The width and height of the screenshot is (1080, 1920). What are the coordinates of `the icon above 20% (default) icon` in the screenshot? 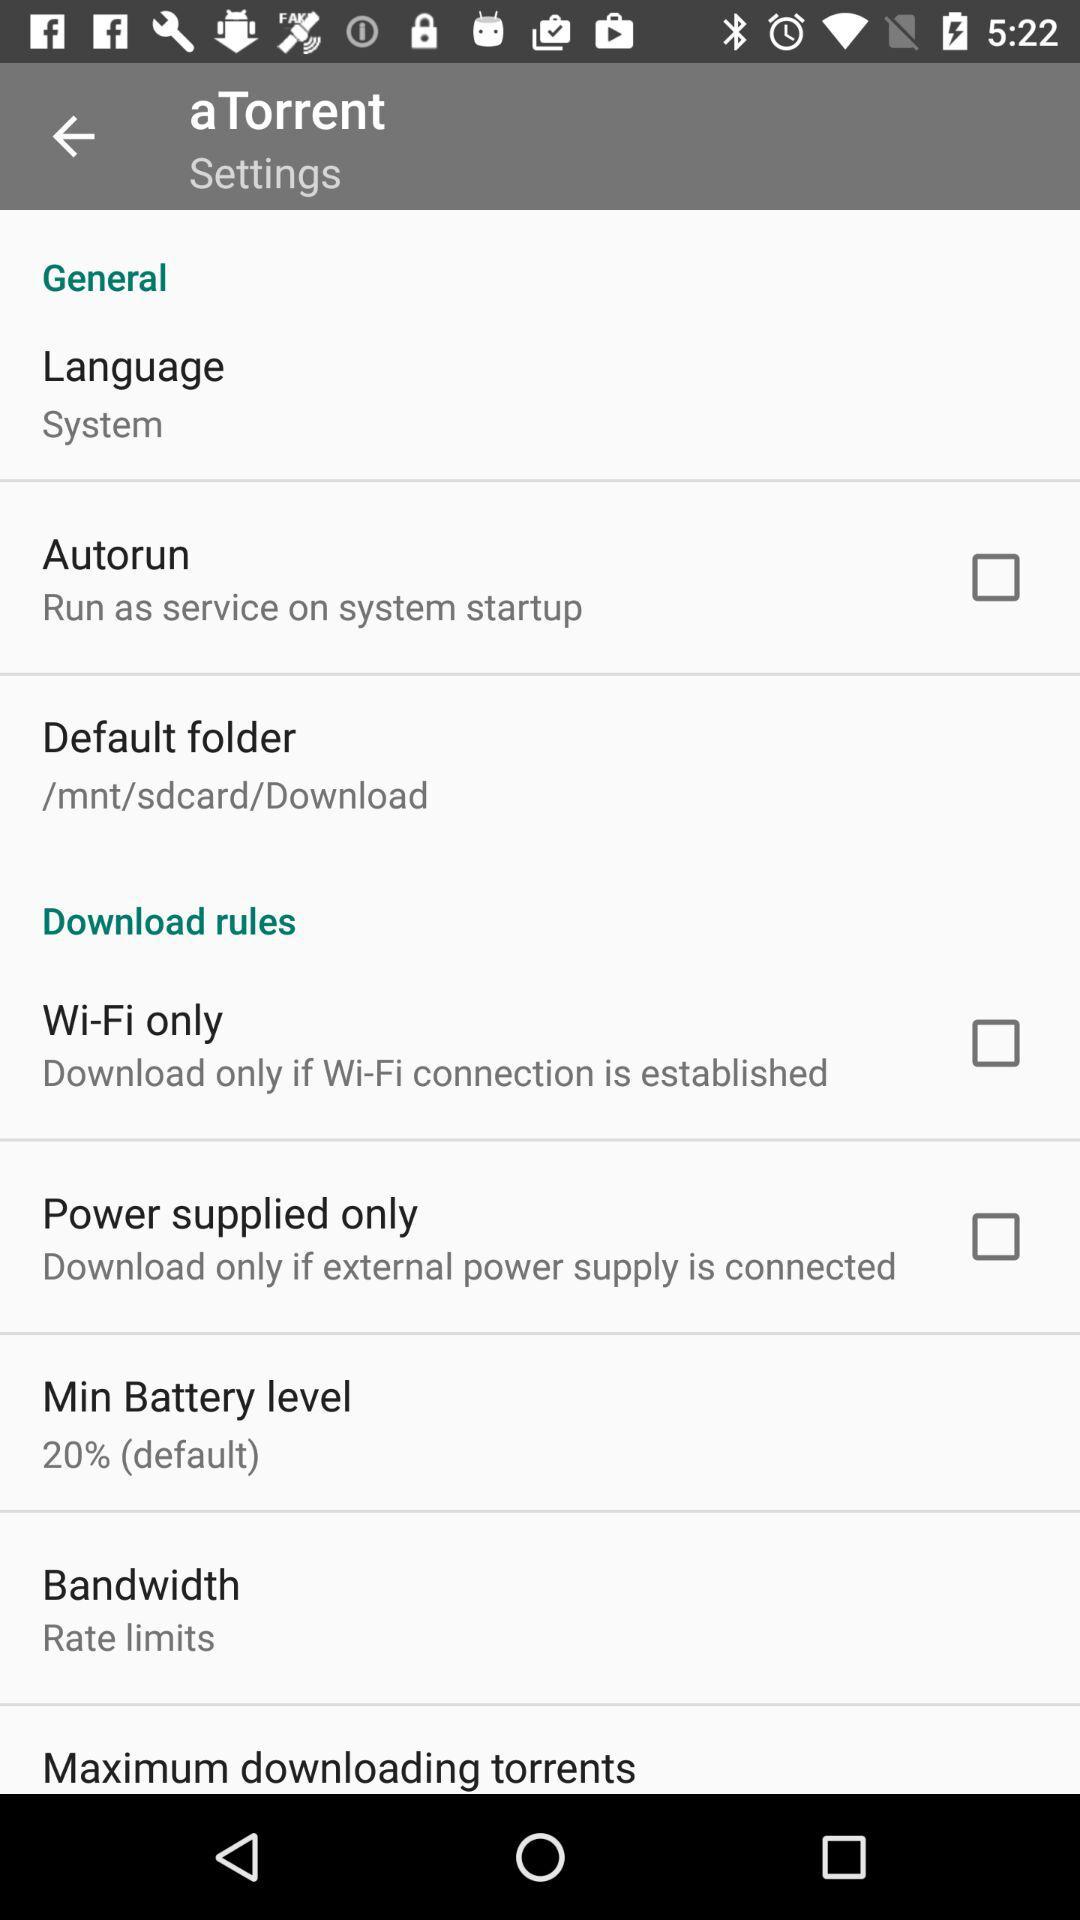 It's located at (197, 1394).